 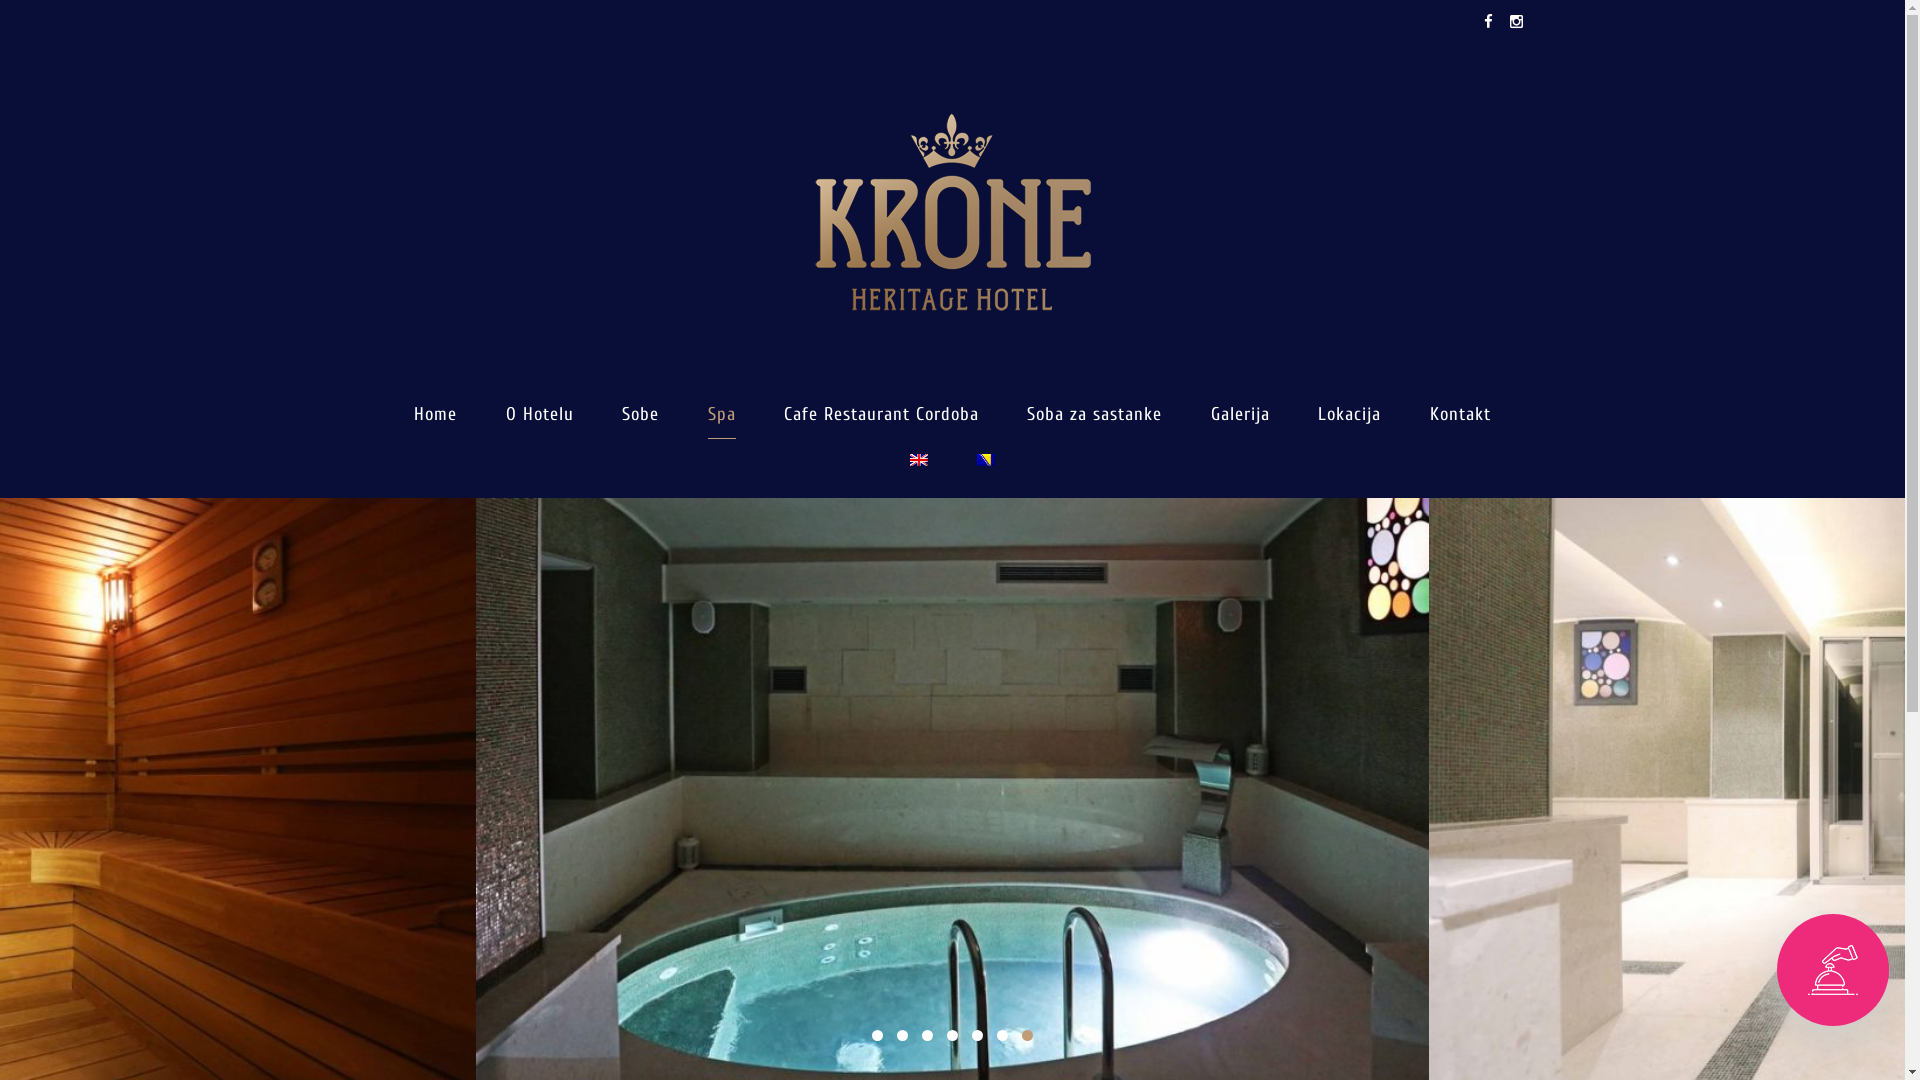 I want to click on 'Lokacija', so click(x=1318, y=414).